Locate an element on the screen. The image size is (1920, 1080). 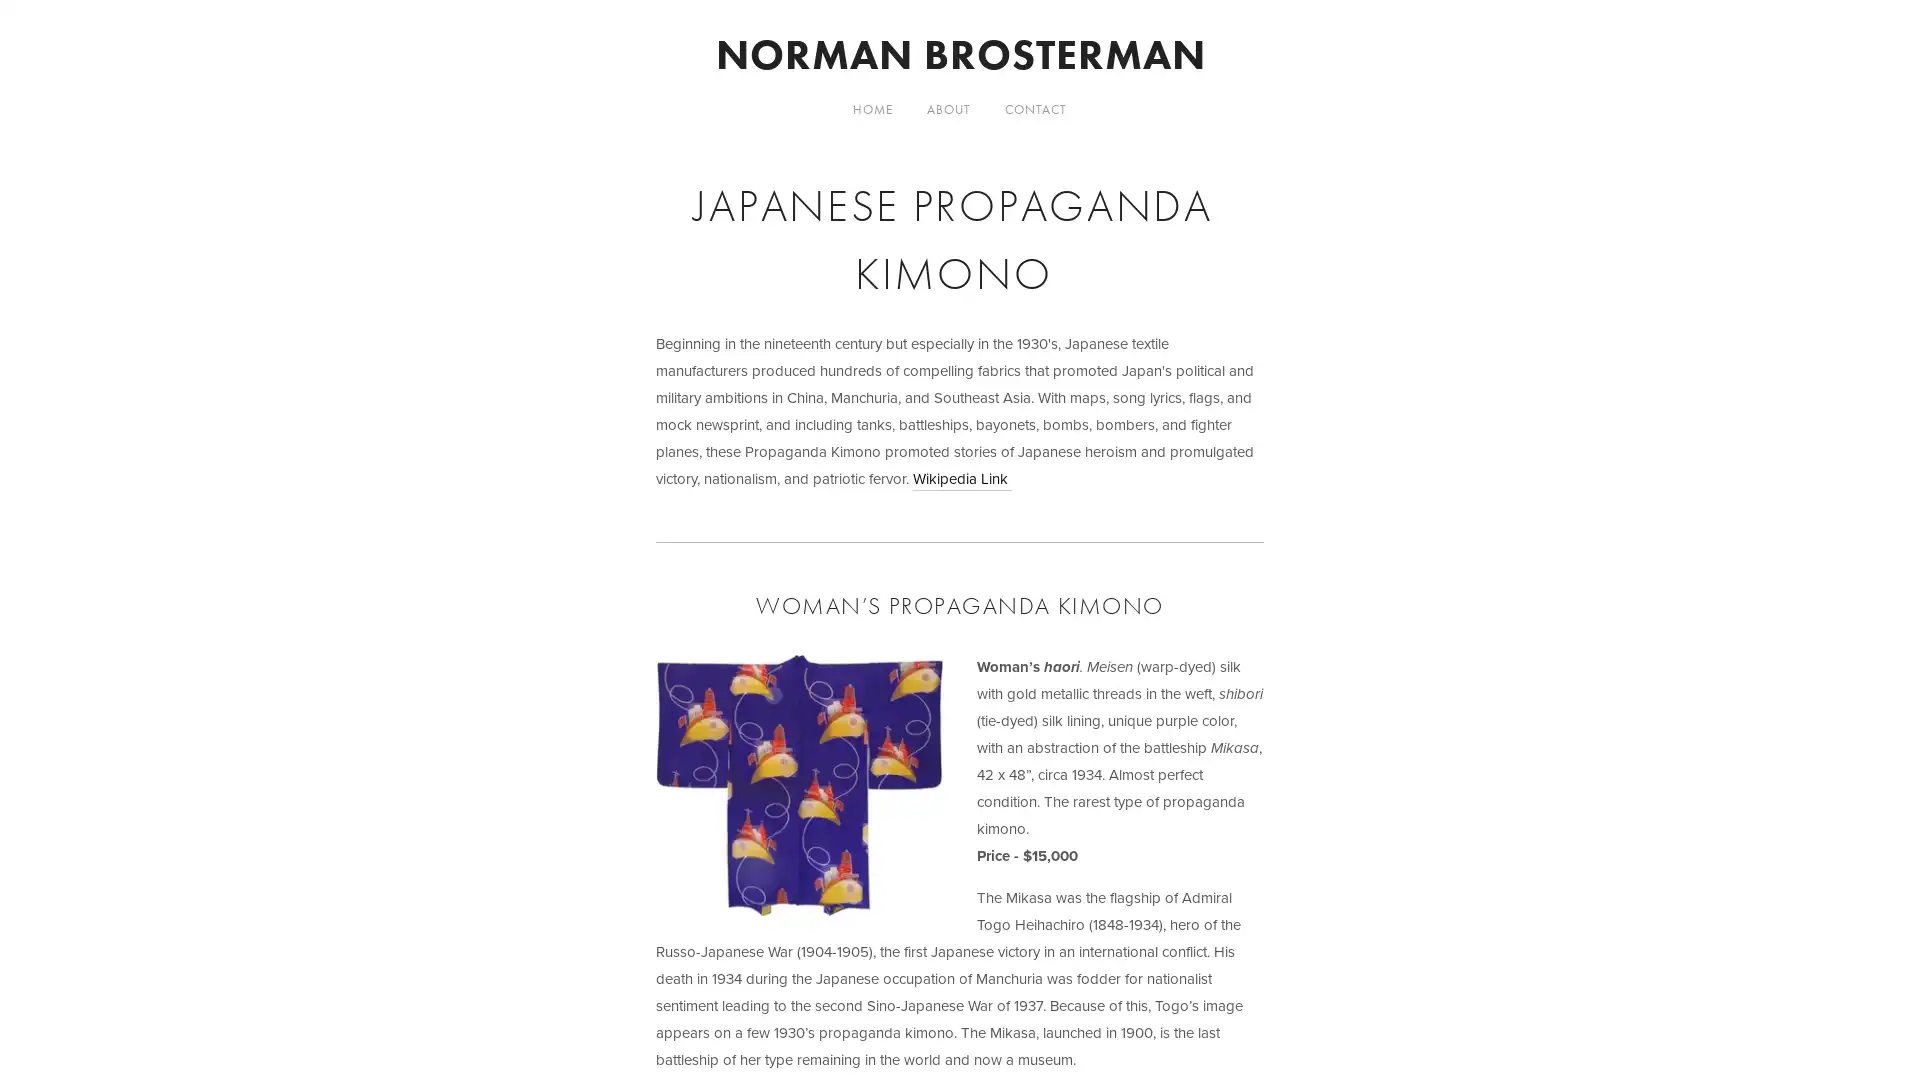
View fullsize PurpleKimono.jpg is located at coordinates (797, 784).